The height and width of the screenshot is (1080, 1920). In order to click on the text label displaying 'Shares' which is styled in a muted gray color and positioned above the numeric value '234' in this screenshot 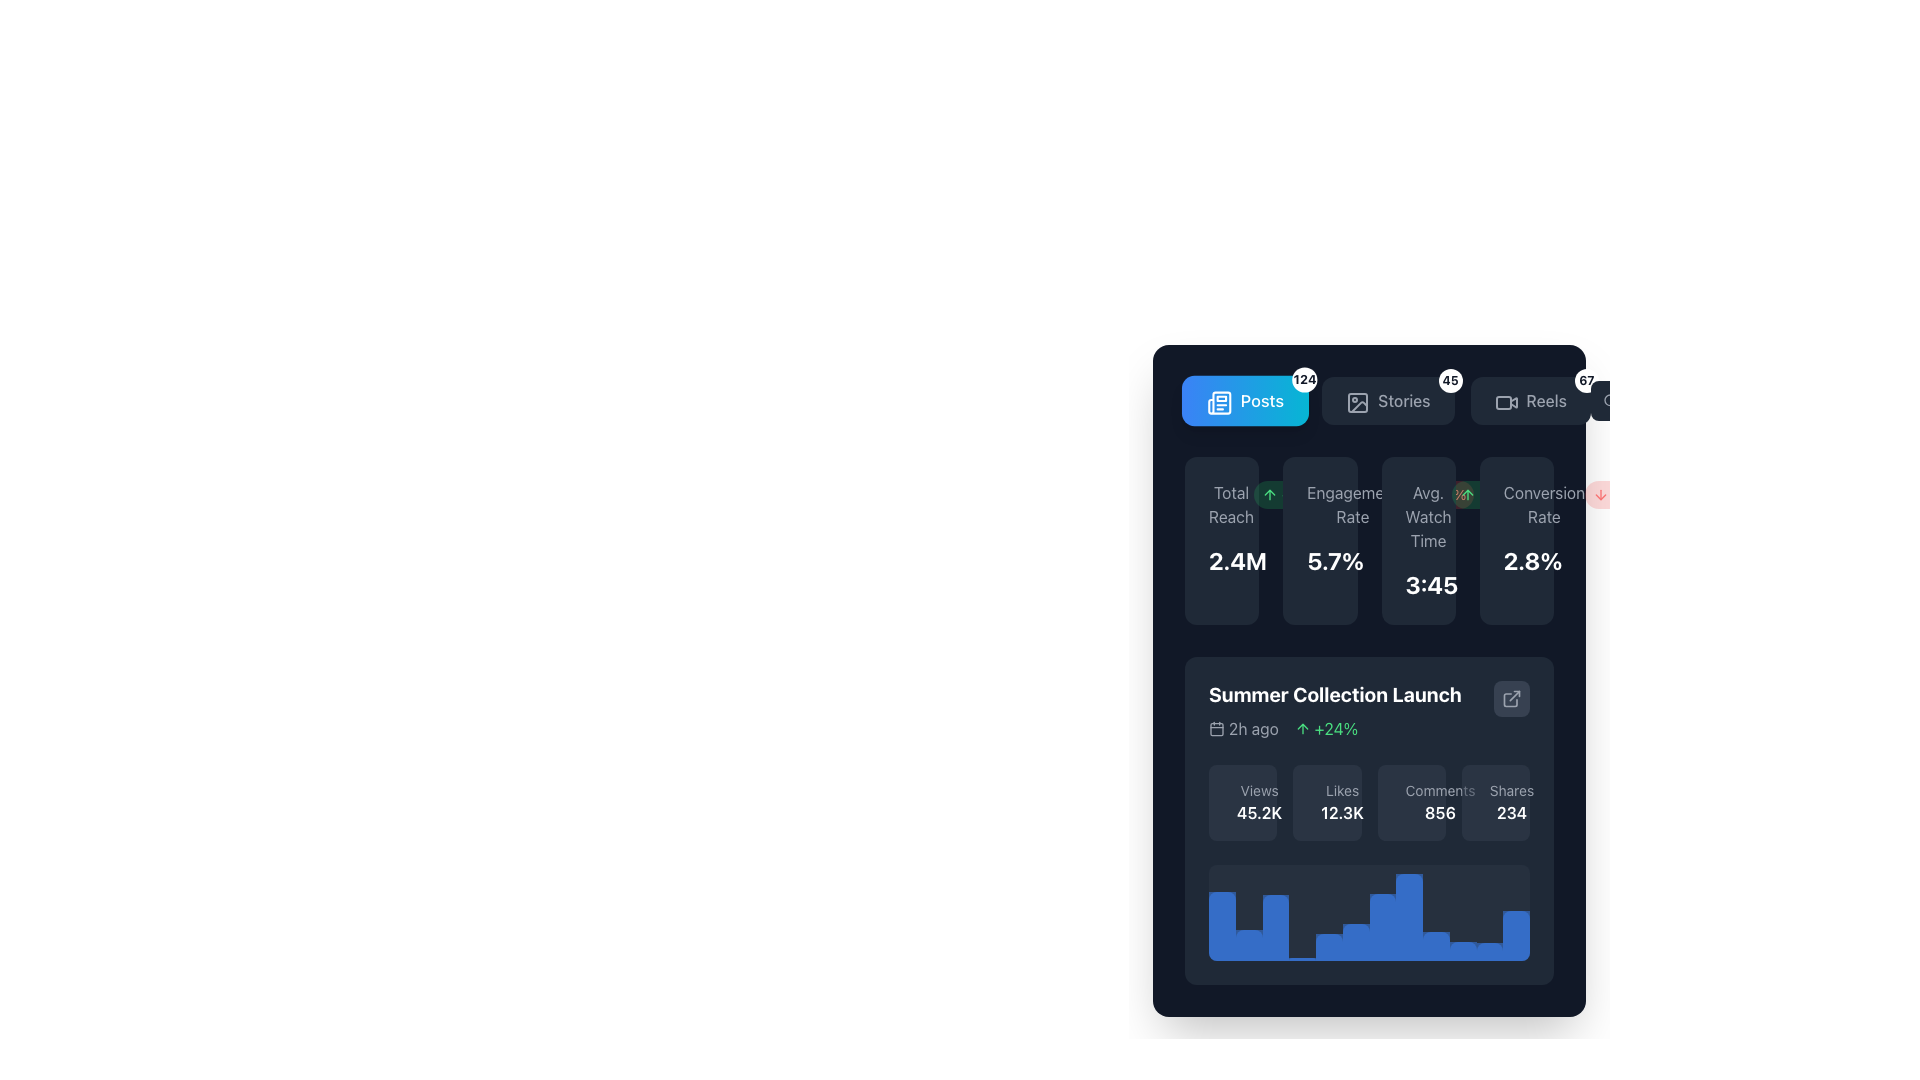, I will do `click(1512, 789)`.